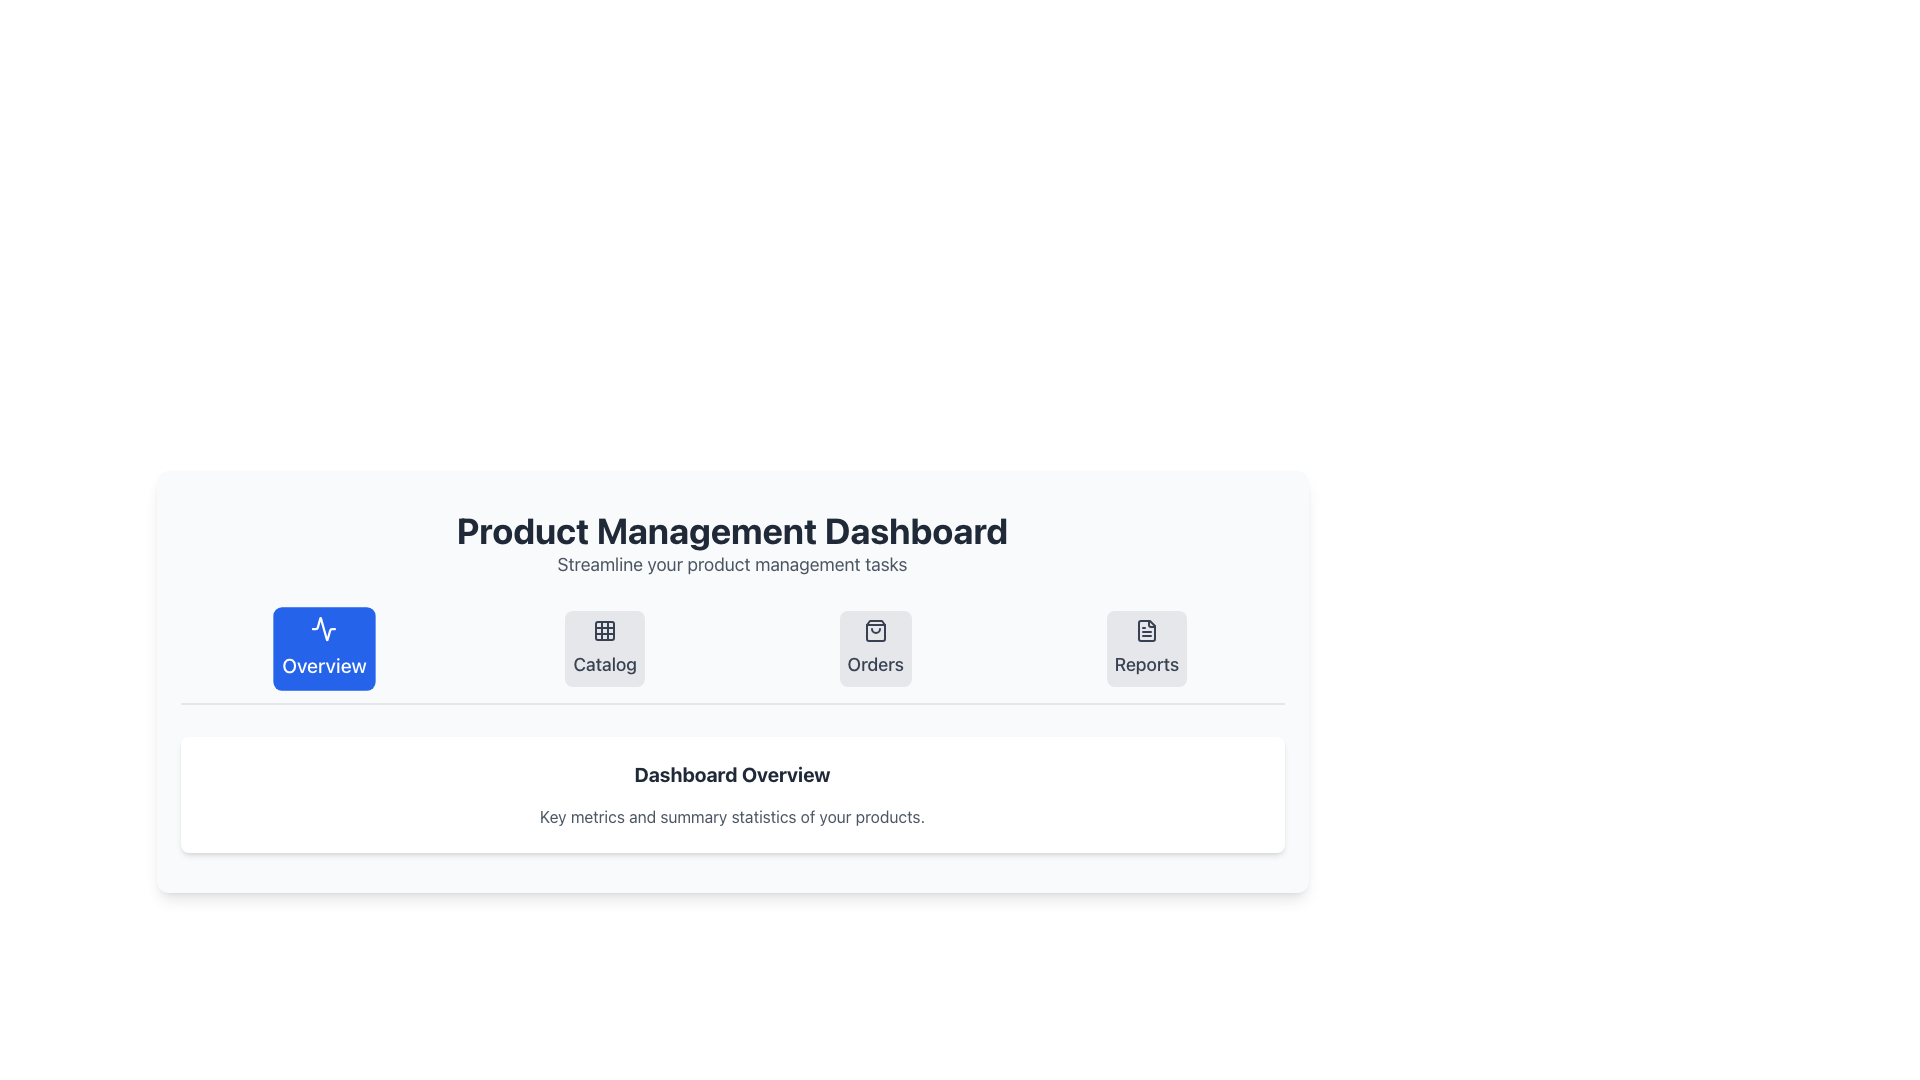 This screenshot has height=1080, width=1920. Describe the element at coordinates (1146, 631) in the screenshot. I see `the stylized icon resembling a folded document or file within the 'Reports' section of the dashboard interface` at that location.